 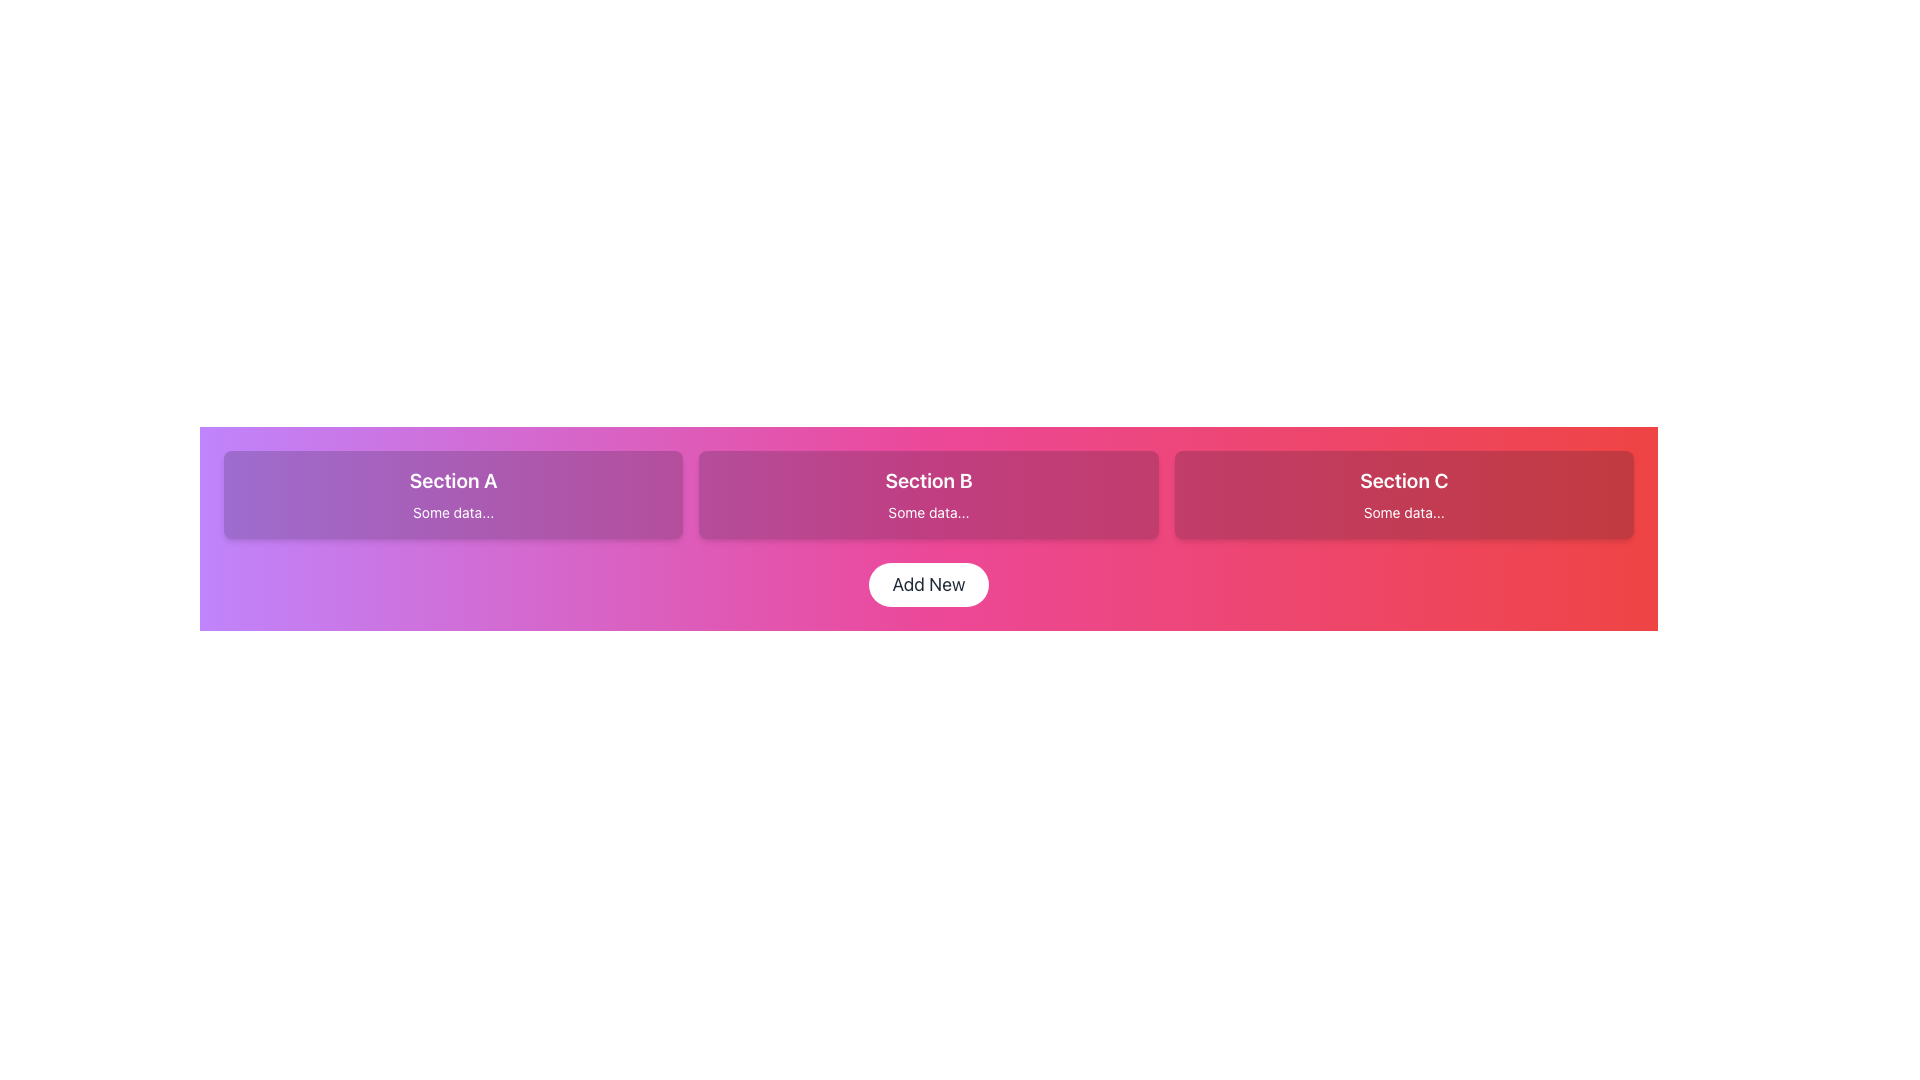 I want to click on text of the small label displaying 'Some data...' located below the heading 'Section C' in the third card from the left, so click(x=1403, y=512).